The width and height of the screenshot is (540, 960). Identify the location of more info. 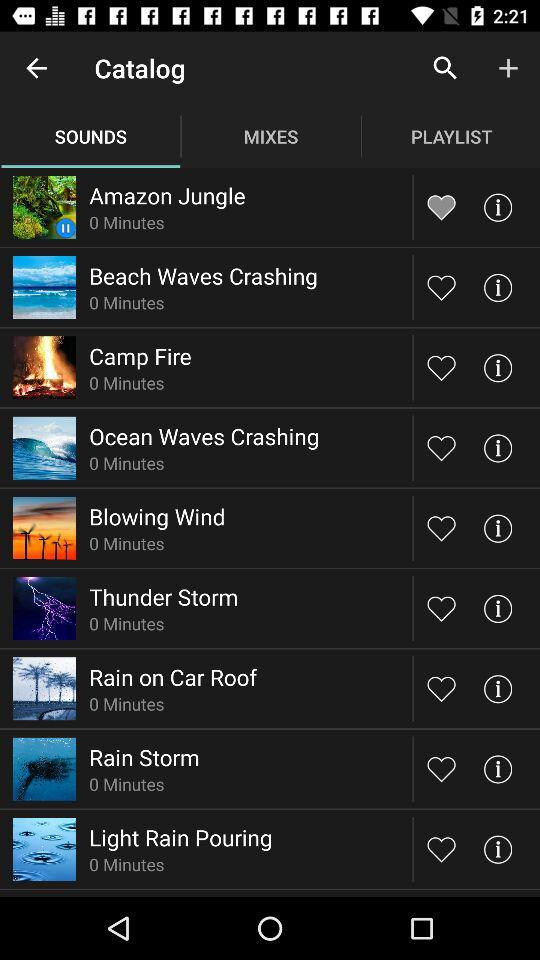
(496, 848).